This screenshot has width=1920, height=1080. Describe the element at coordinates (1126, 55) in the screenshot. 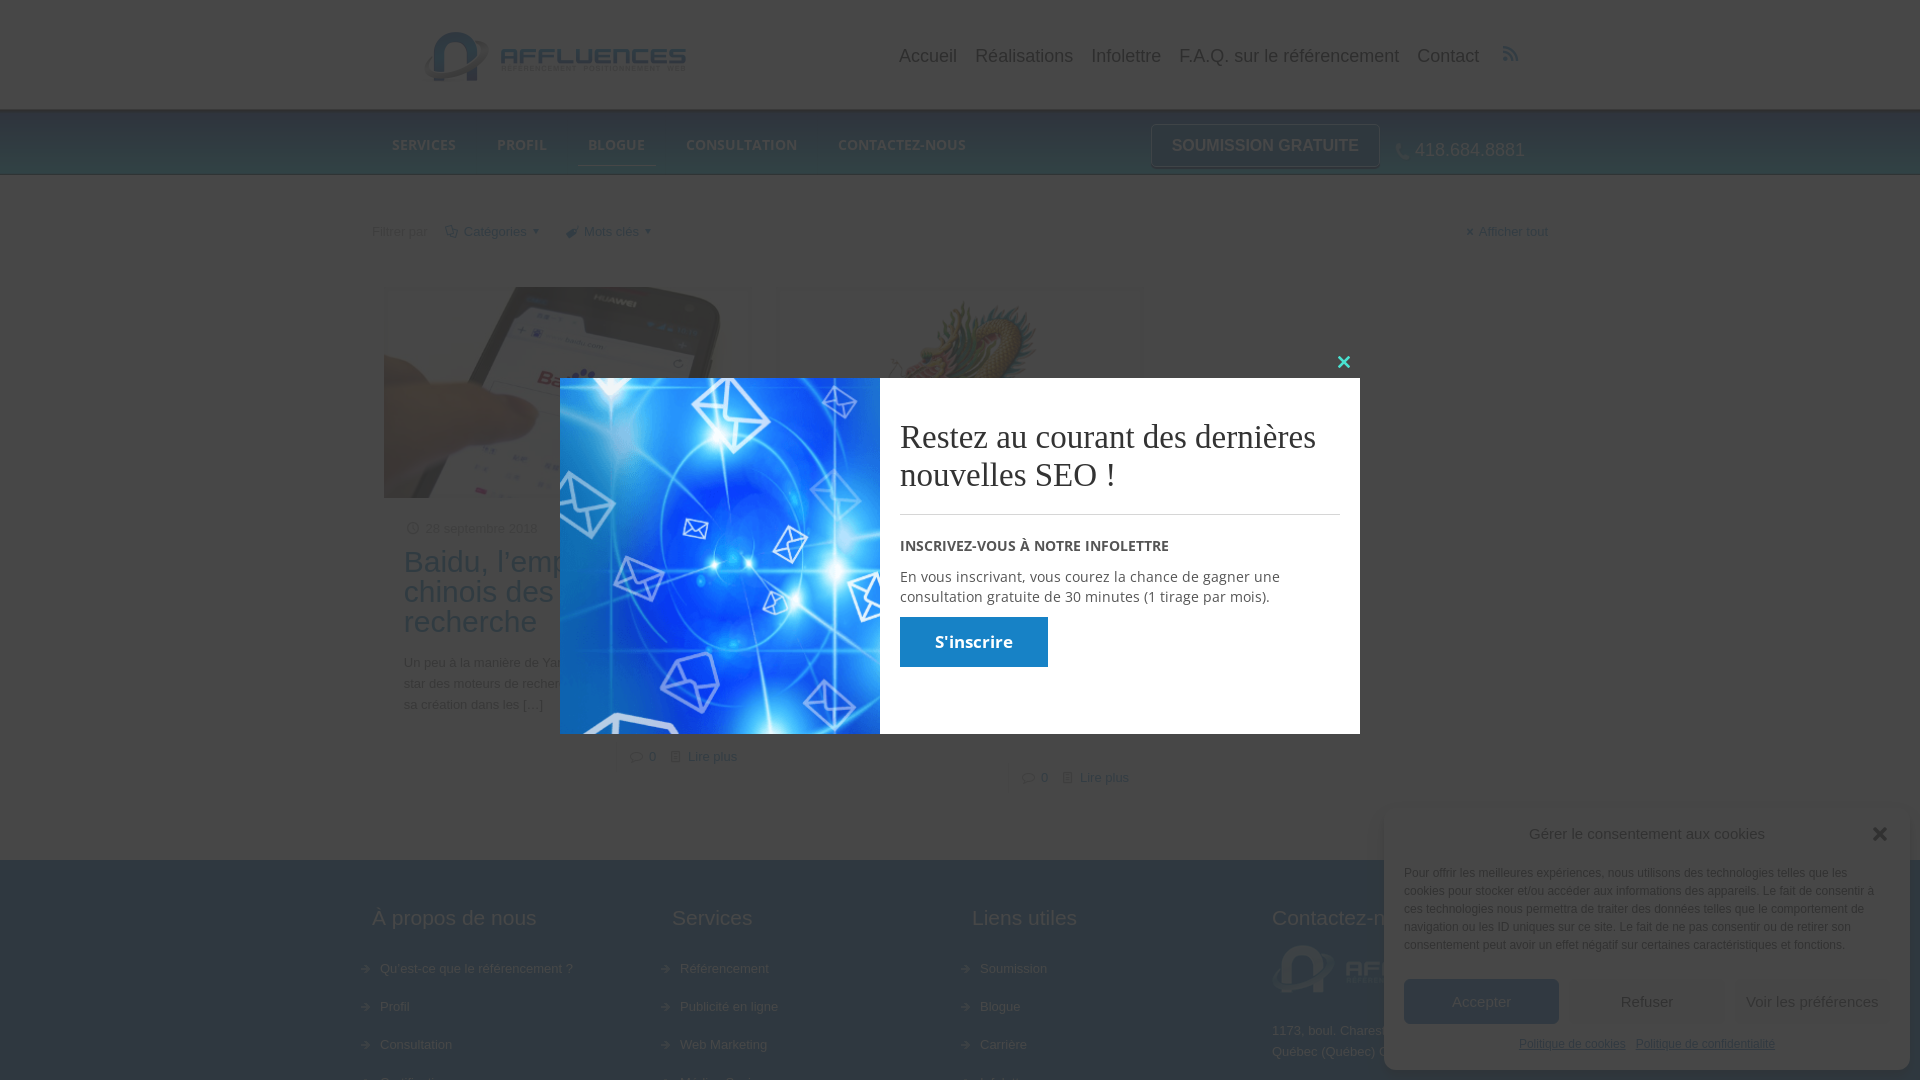

I see `'Infolettre'` at that location.